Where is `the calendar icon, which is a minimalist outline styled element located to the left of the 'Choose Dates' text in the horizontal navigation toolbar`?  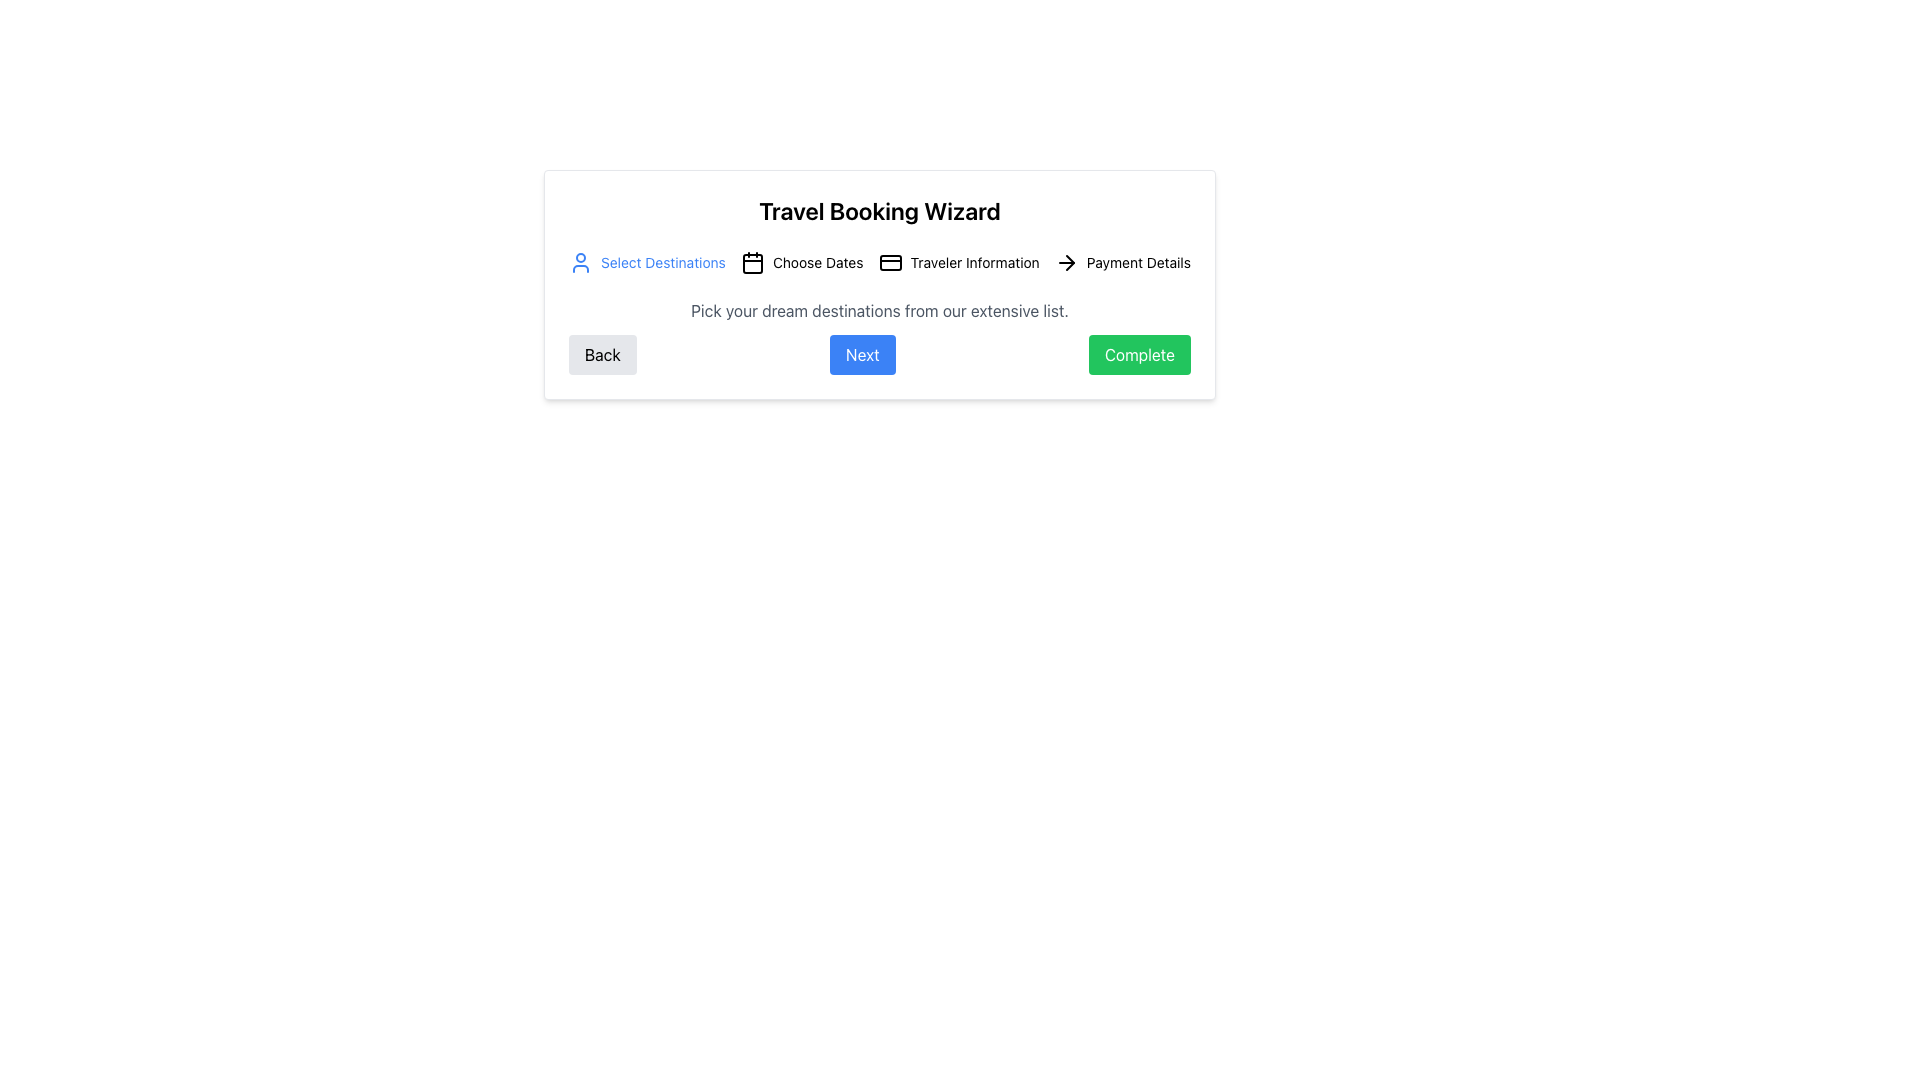
the calendar icon, which is a minimalist outline styled element located to the left of the 'Choose Dates' text in the horizontal navigation toolbar is located at coordinates (752, 261).